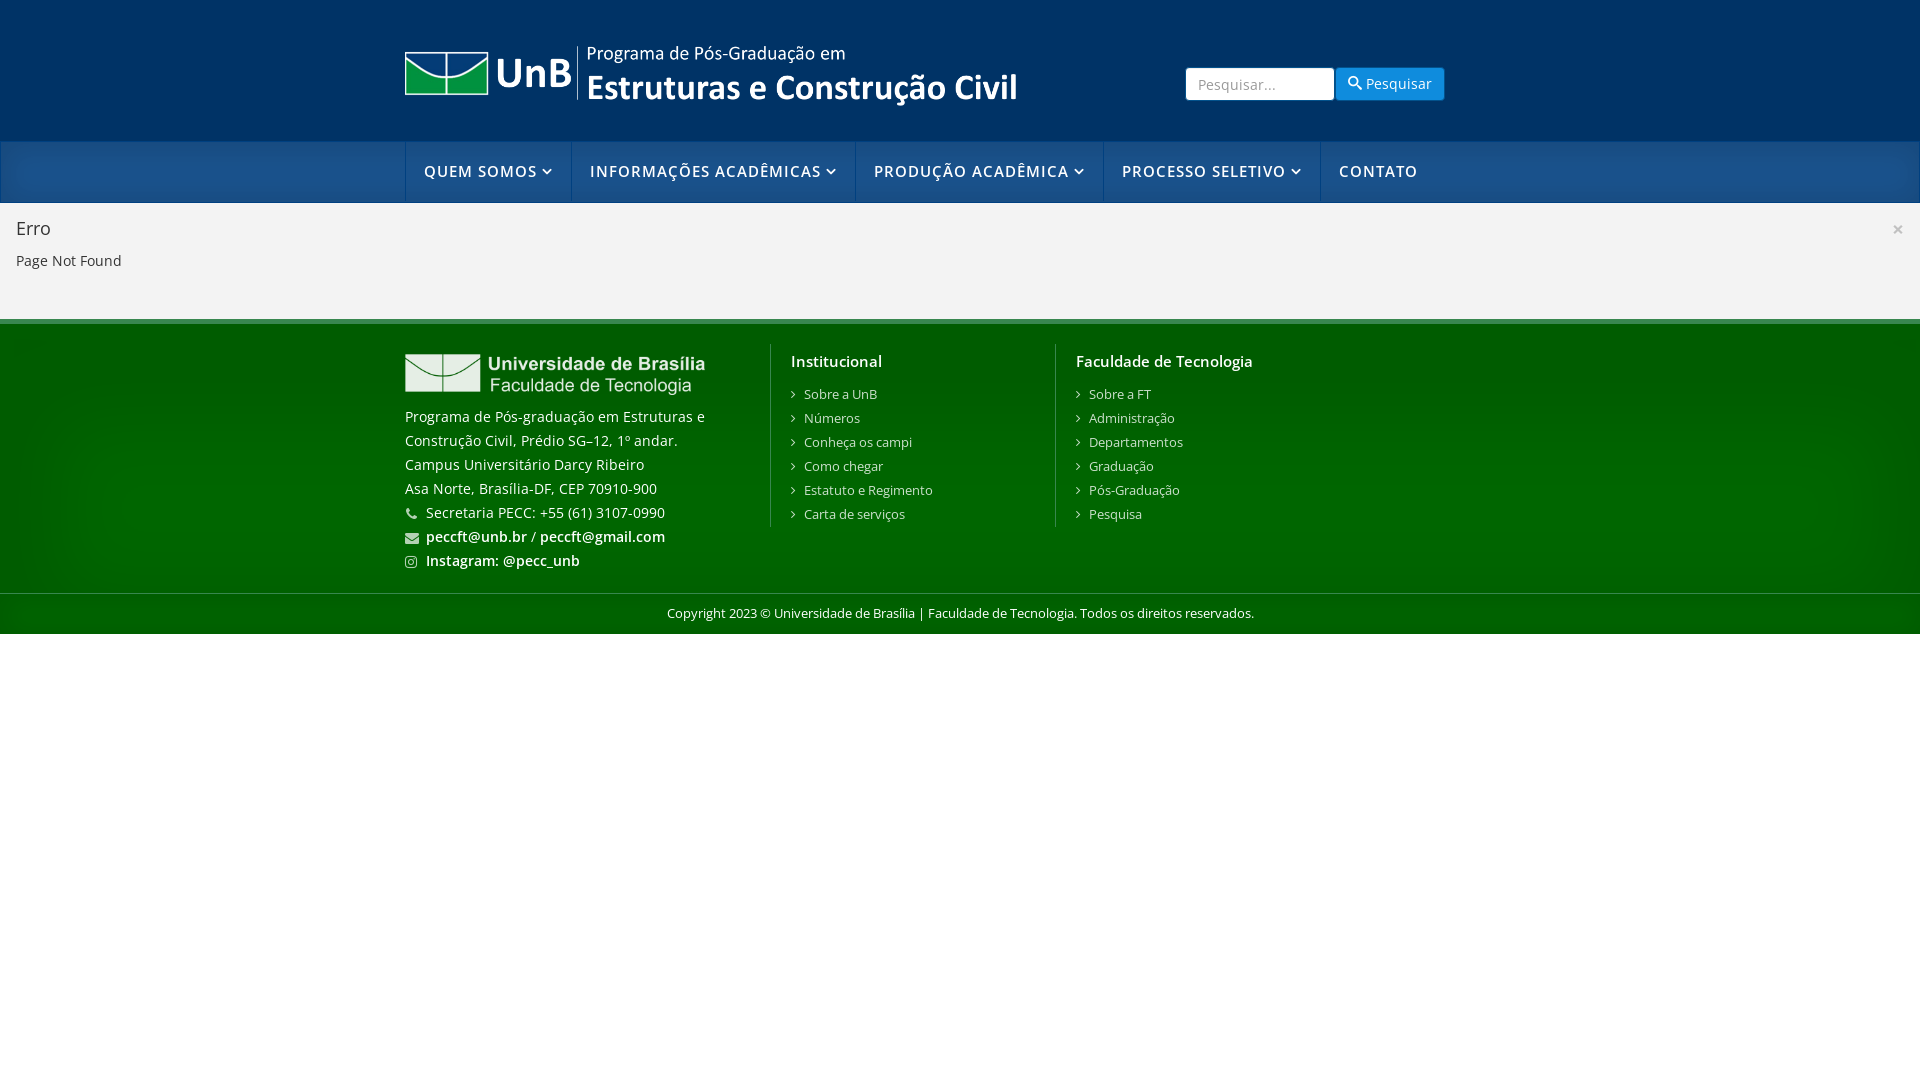  Describe the element at coordinates (1389, 83) in the screenshot. I see `'Pesquisar'` at that location.